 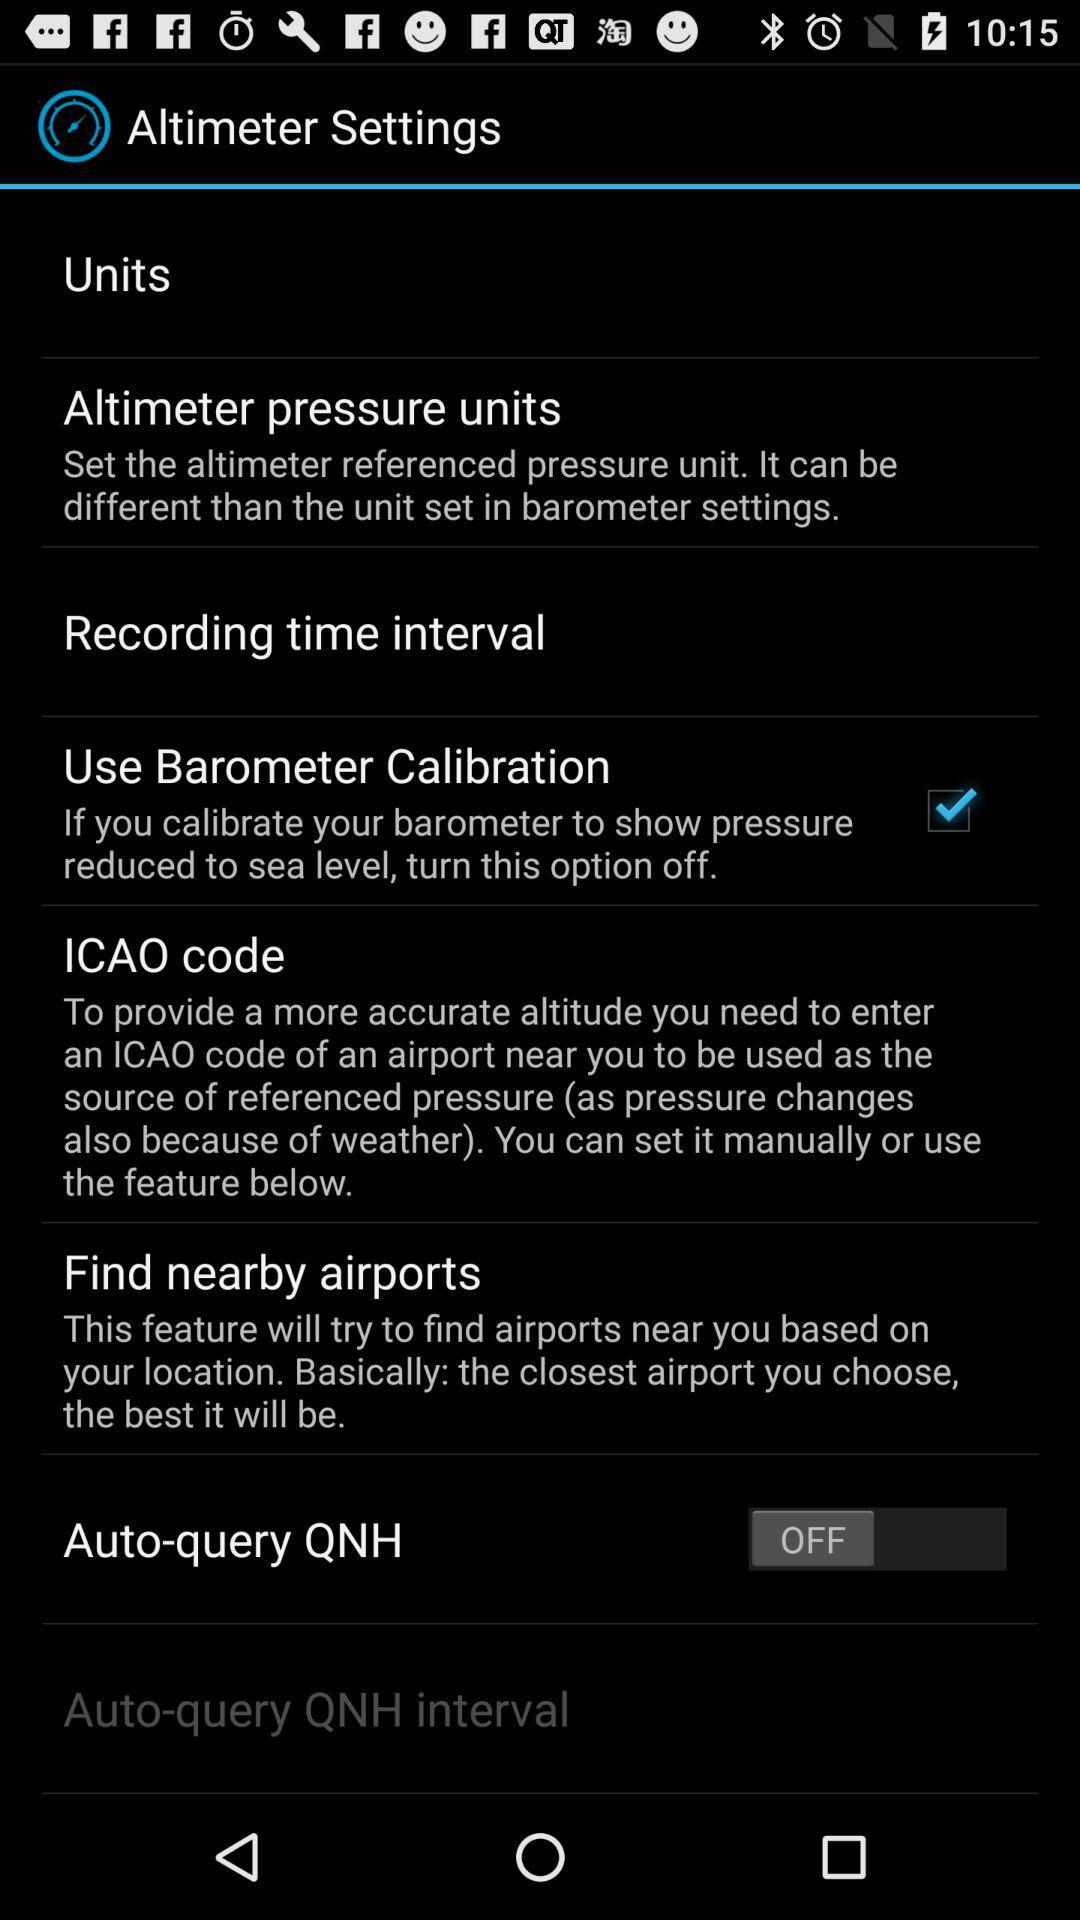 What do you see at coordinates (304, 630) in the screenshot?
I see `item below the set the altimeter` at bounding box center [304, 630].